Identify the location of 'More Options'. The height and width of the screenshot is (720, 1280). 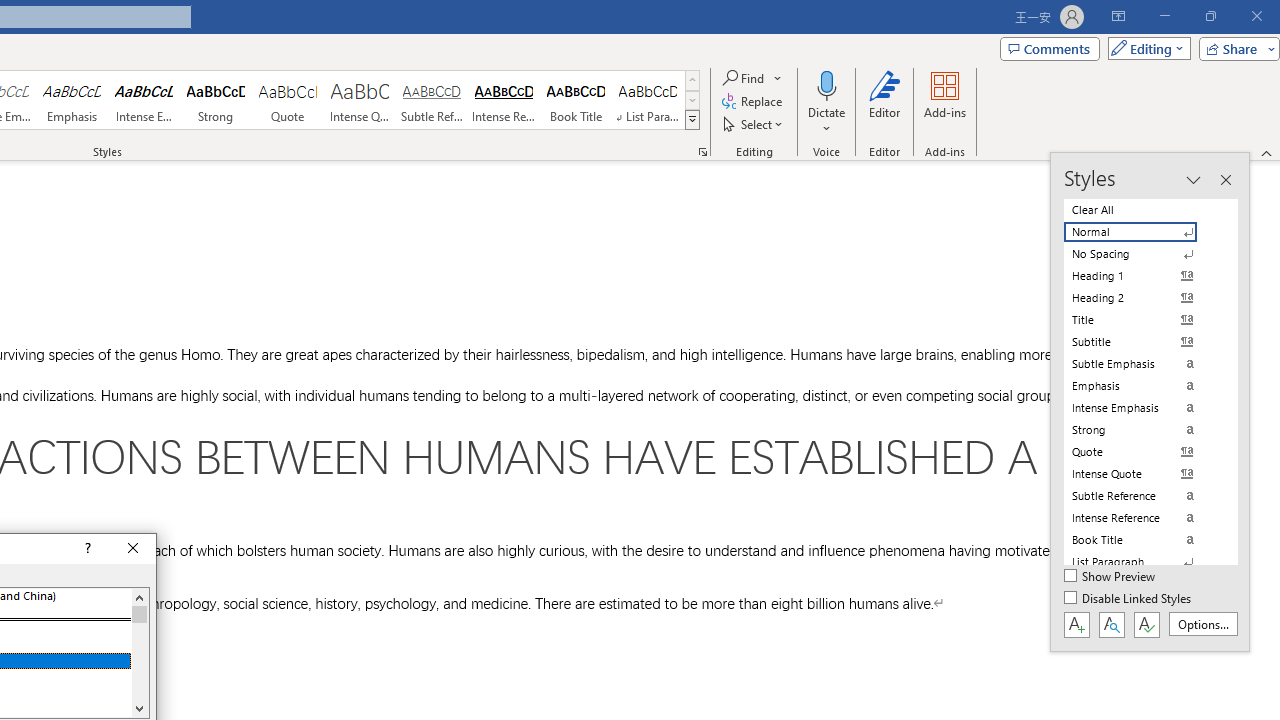
(826, 121).